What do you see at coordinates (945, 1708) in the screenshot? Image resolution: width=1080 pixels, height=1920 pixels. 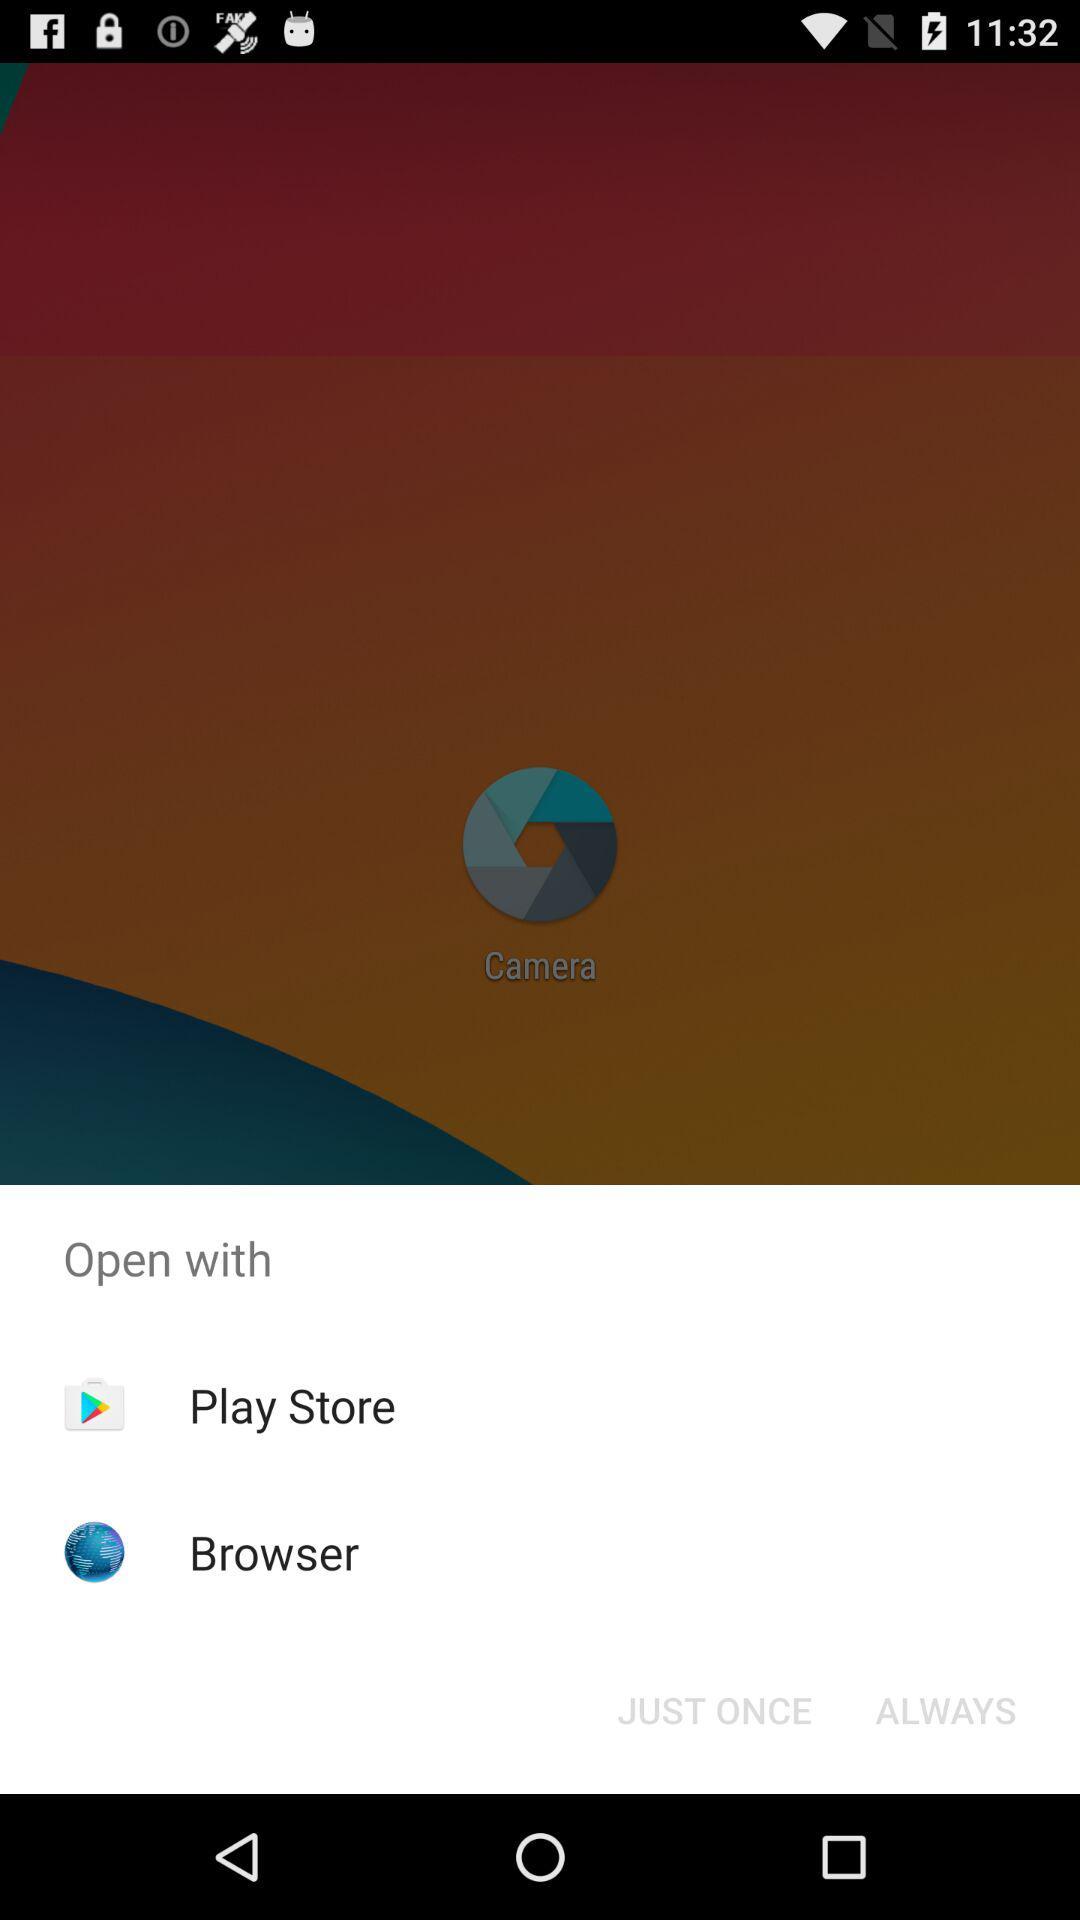 I see `button to the right of the just once button` at bounding box center [945, 1708].